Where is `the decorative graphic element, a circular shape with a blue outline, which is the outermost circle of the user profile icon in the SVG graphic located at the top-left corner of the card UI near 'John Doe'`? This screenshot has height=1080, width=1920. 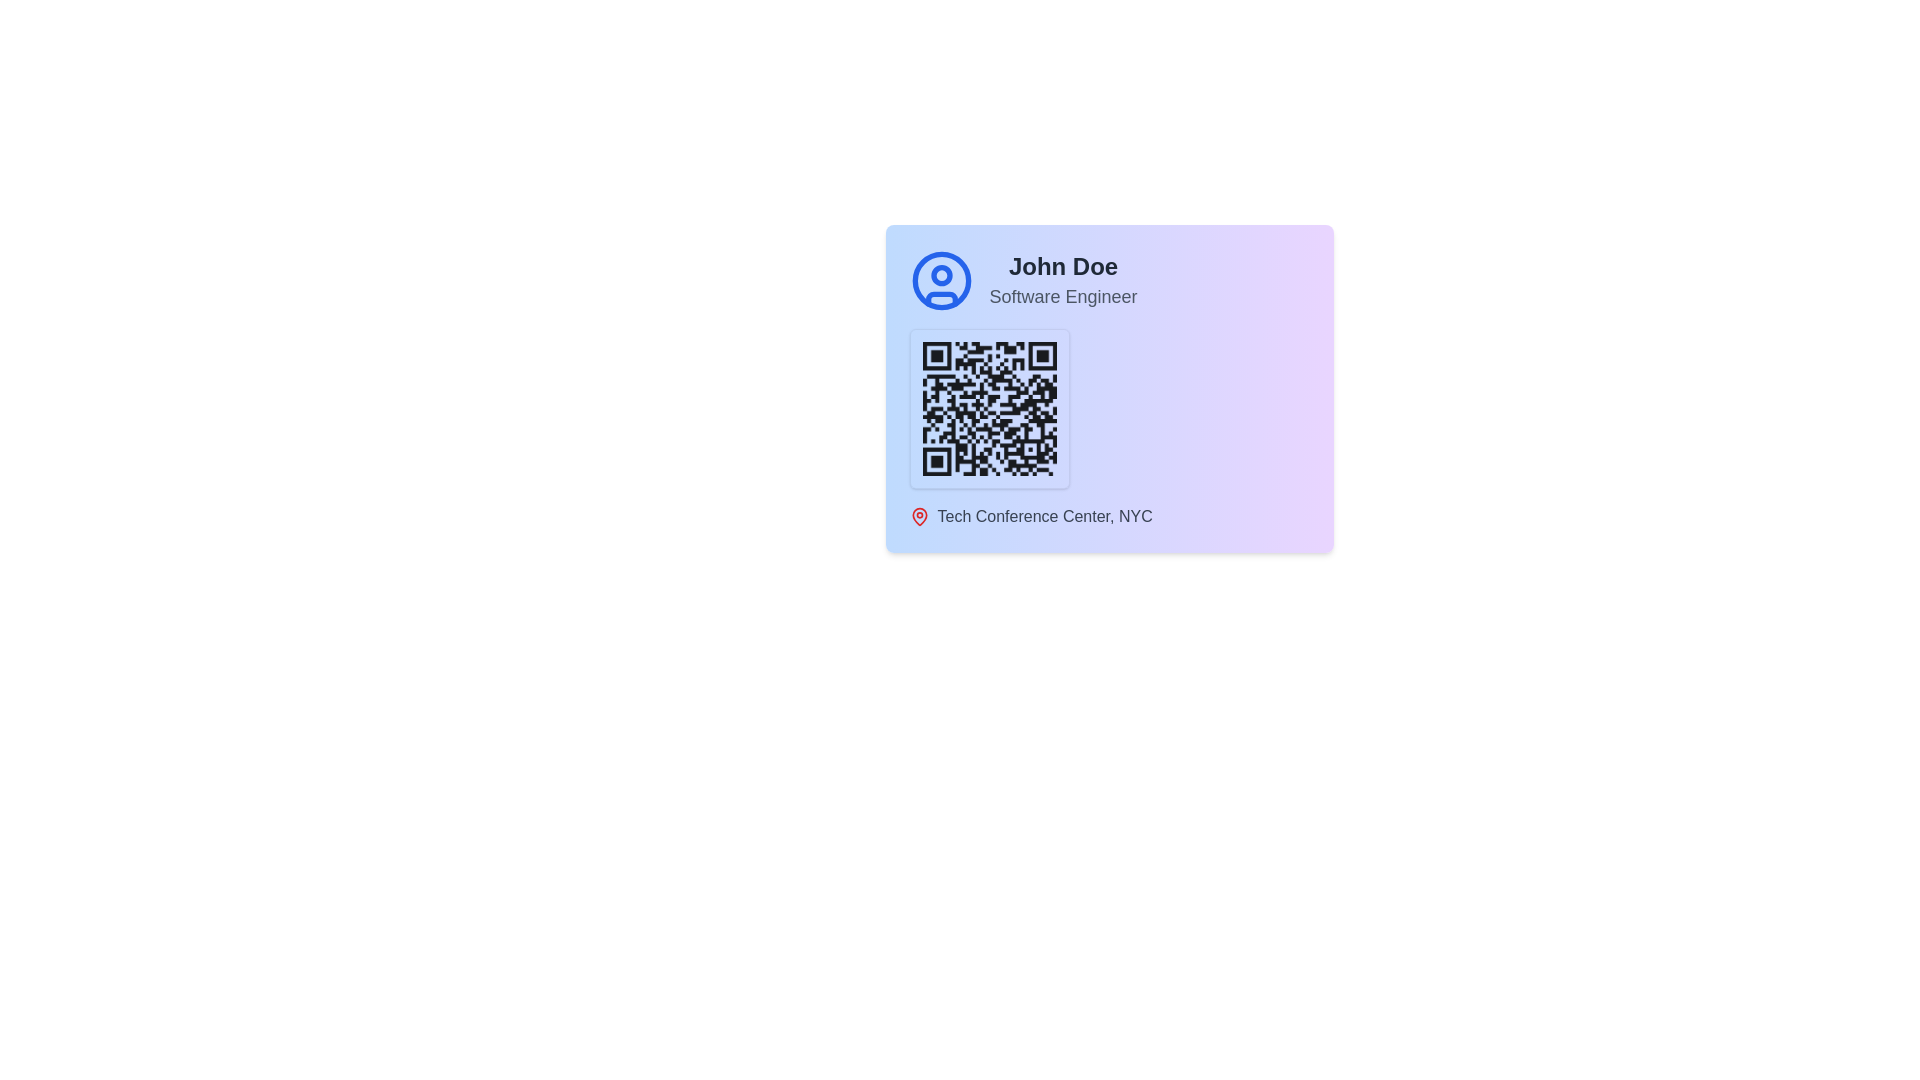
the decorative graphic element, a circular shape with a blue outline, which is the outermost circle of the user profile icon in the SVG graphic located at the top-left corner of the card UI near 'John Doe' is located at coordinates (940, 281).